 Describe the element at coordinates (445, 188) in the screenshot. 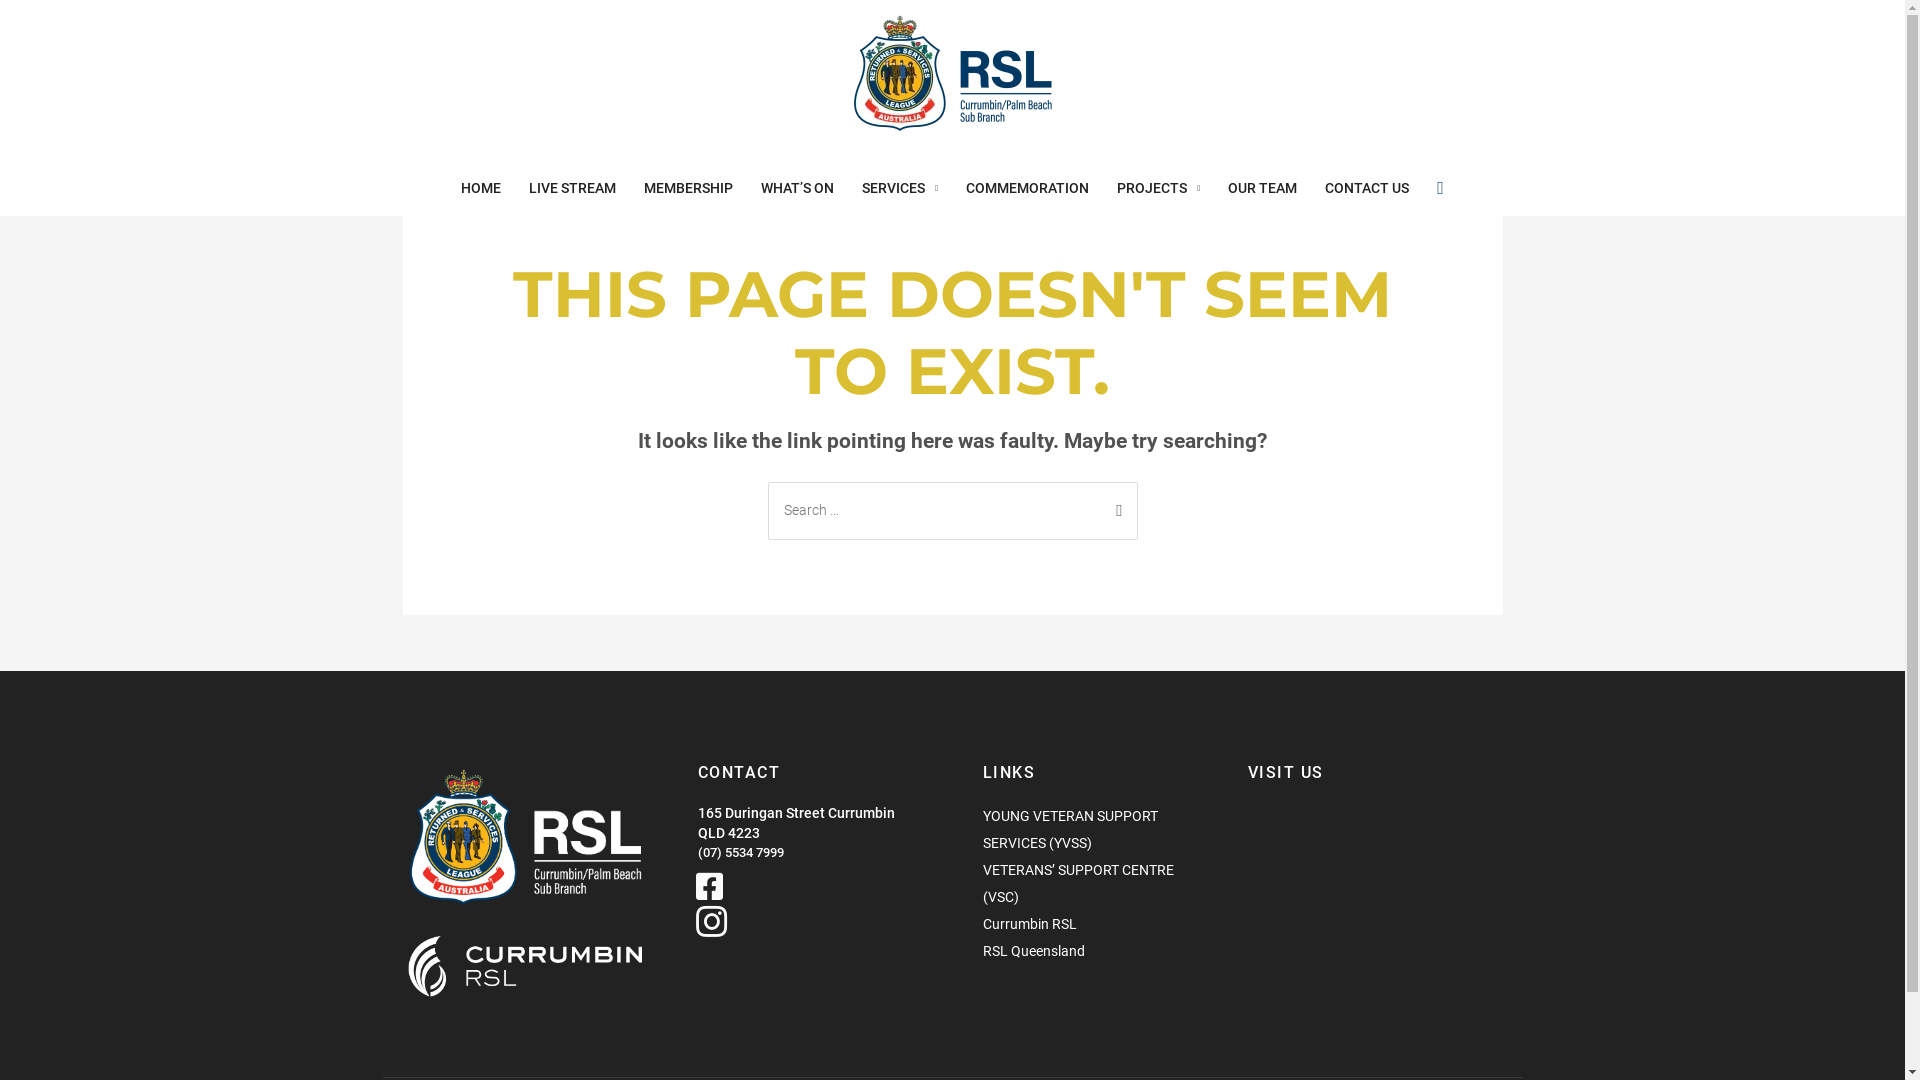

I see `'HOME'` at that location.